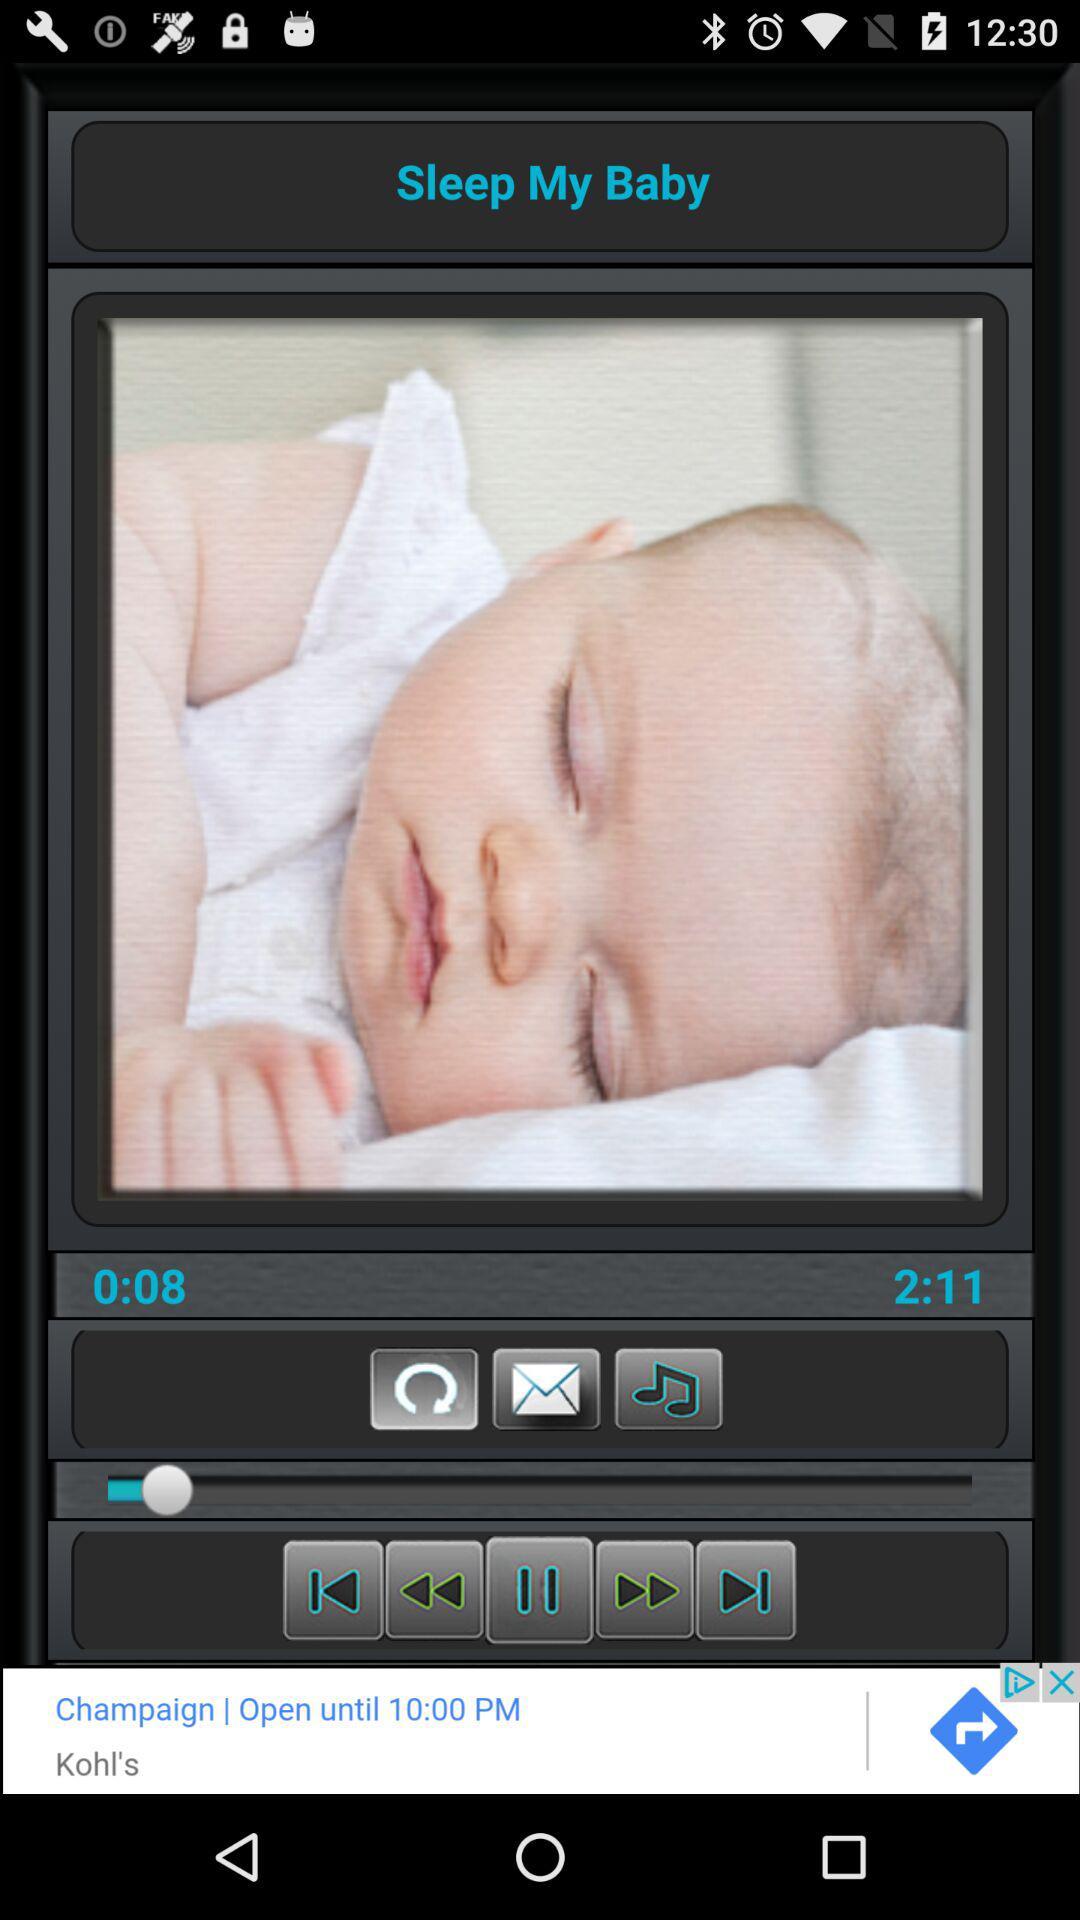 The image size is (1080, 1920). Describe the element at coordinates (745, 1589) in the screenshot. I see `pause play` at that location.